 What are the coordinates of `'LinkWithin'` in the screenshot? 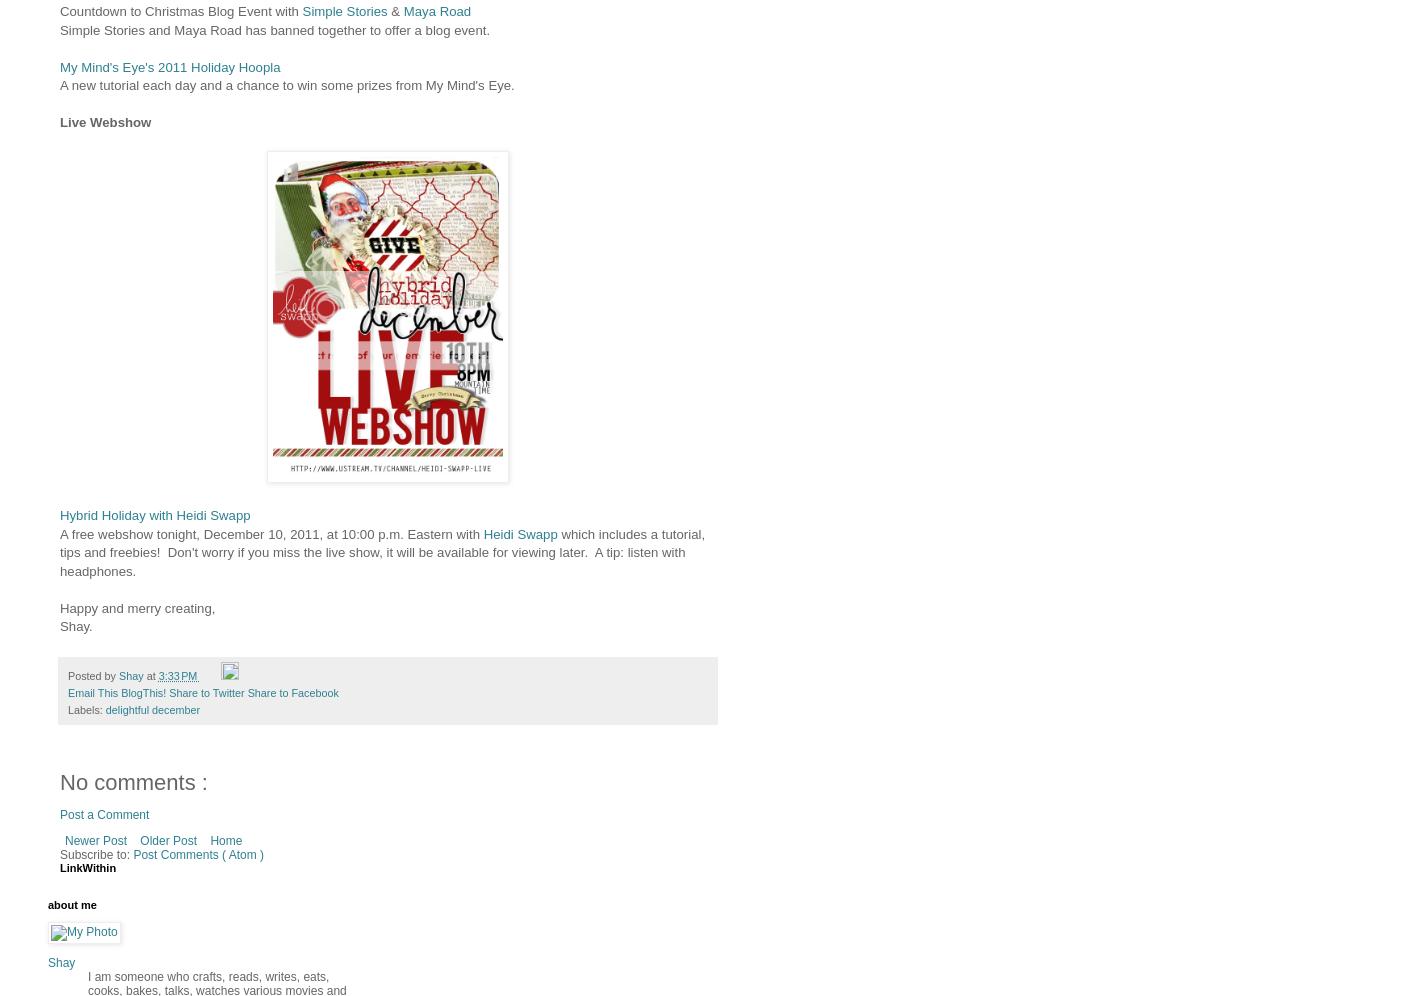 It's located at (88, 868).